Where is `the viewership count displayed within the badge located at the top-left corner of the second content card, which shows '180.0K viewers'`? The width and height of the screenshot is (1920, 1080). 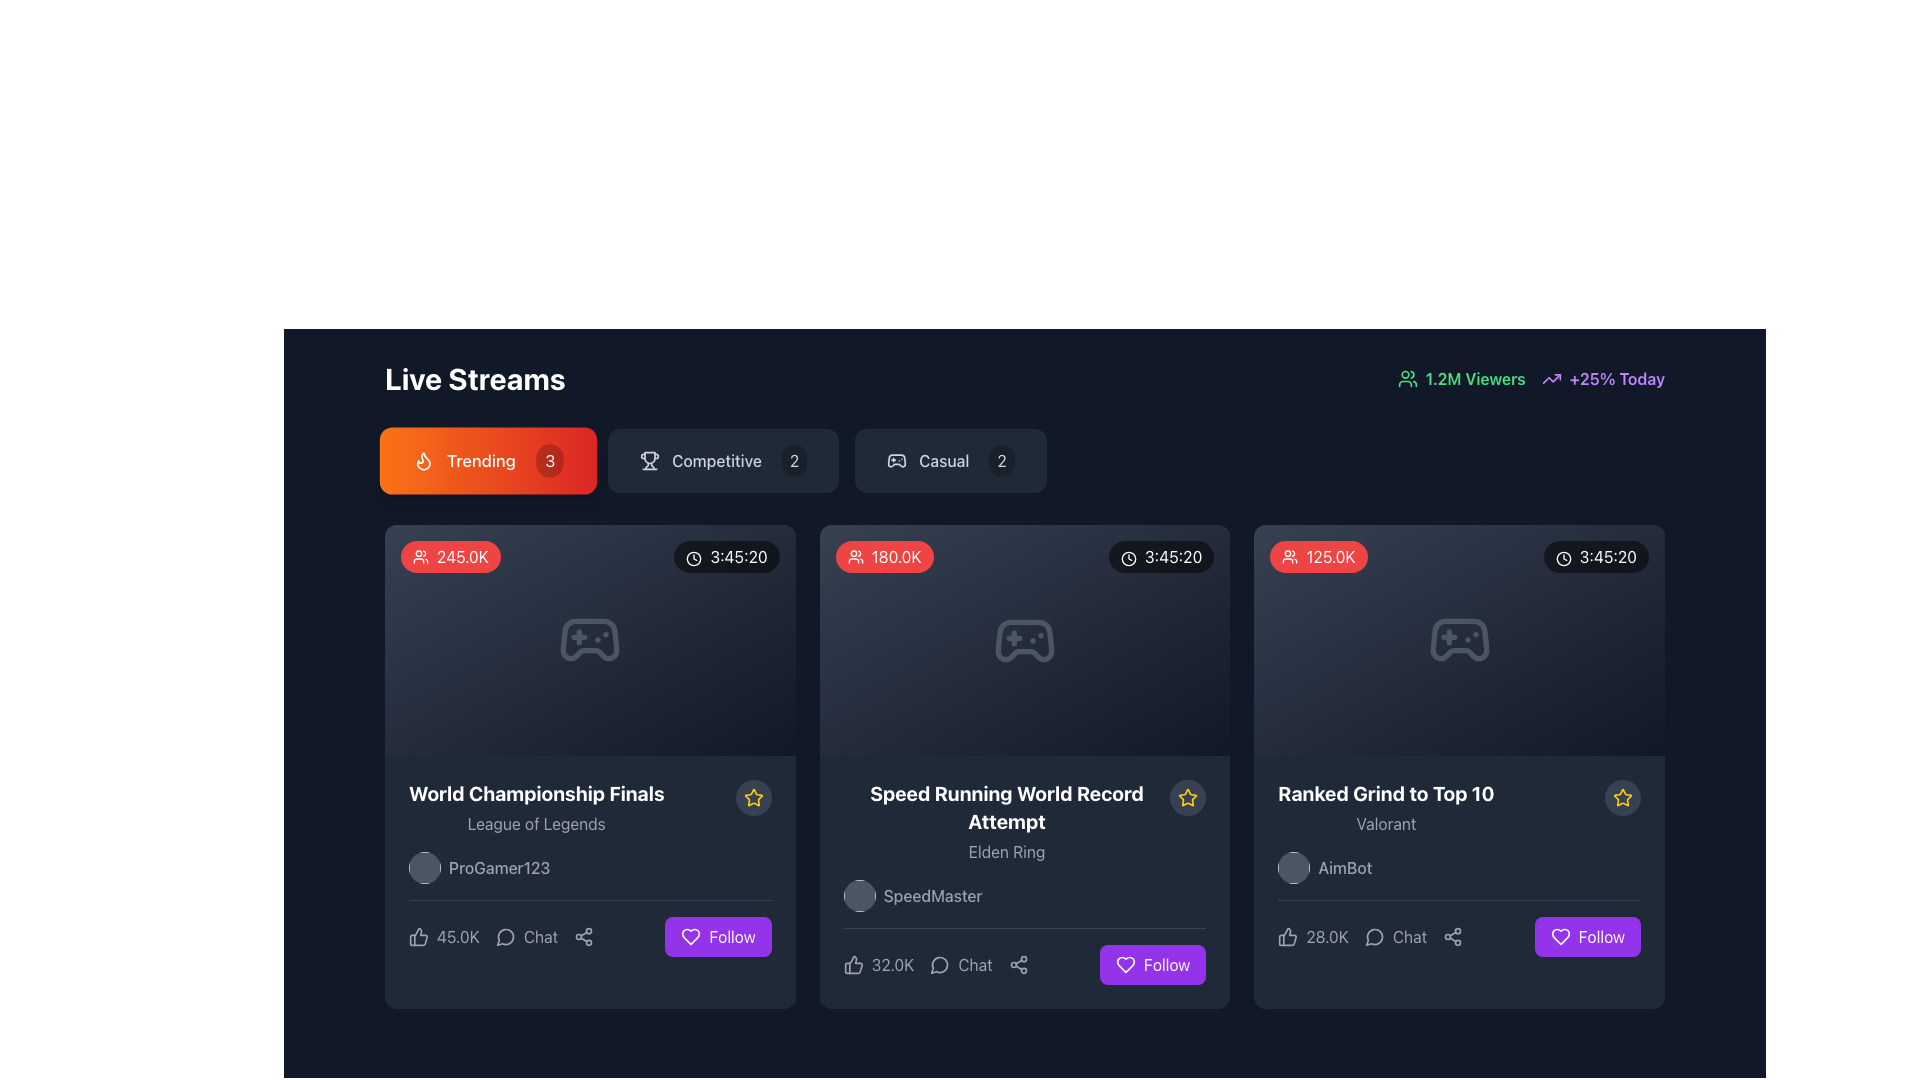 the viewership count displayed within the badge located at the top-left corner of the second content card, which shows '180.0K viewers' is located at coordinates (895, 556).